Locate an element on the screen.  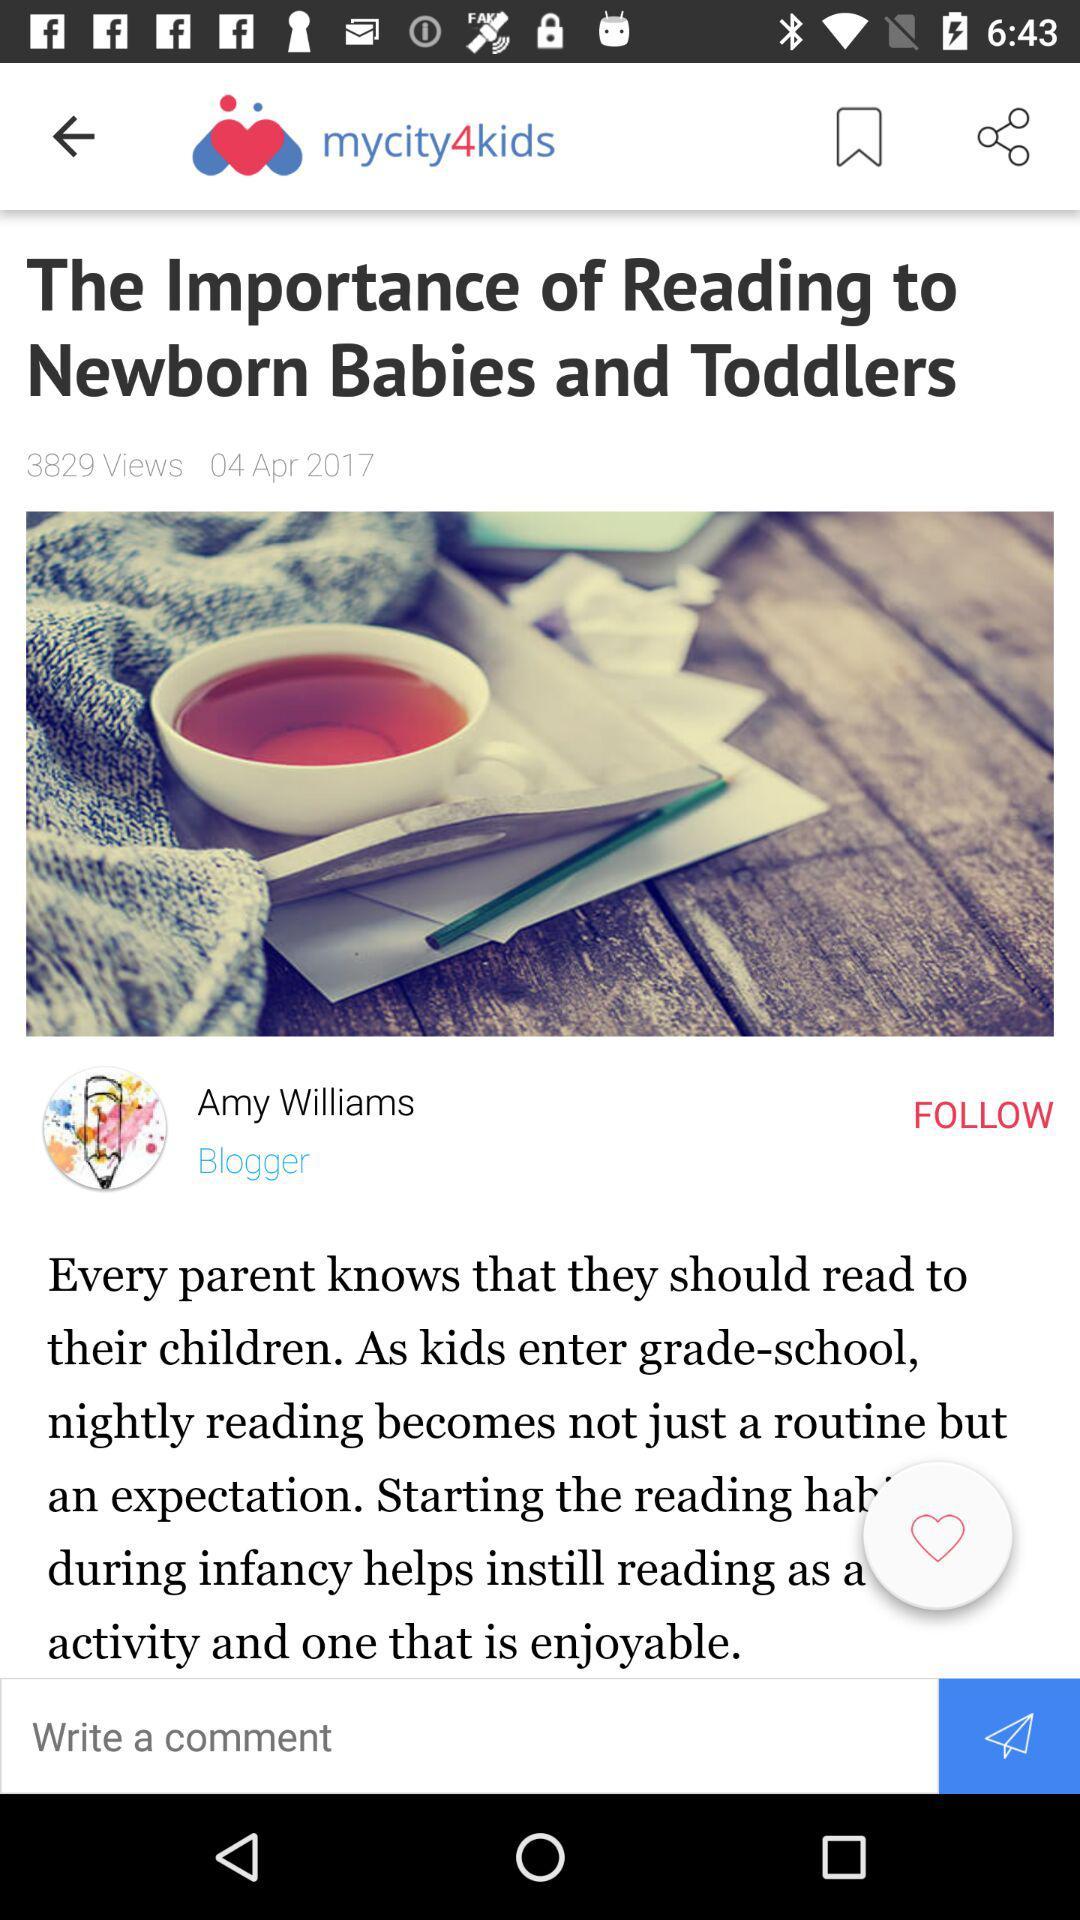
the icon above blogger is located at coordinates (293, 1095).